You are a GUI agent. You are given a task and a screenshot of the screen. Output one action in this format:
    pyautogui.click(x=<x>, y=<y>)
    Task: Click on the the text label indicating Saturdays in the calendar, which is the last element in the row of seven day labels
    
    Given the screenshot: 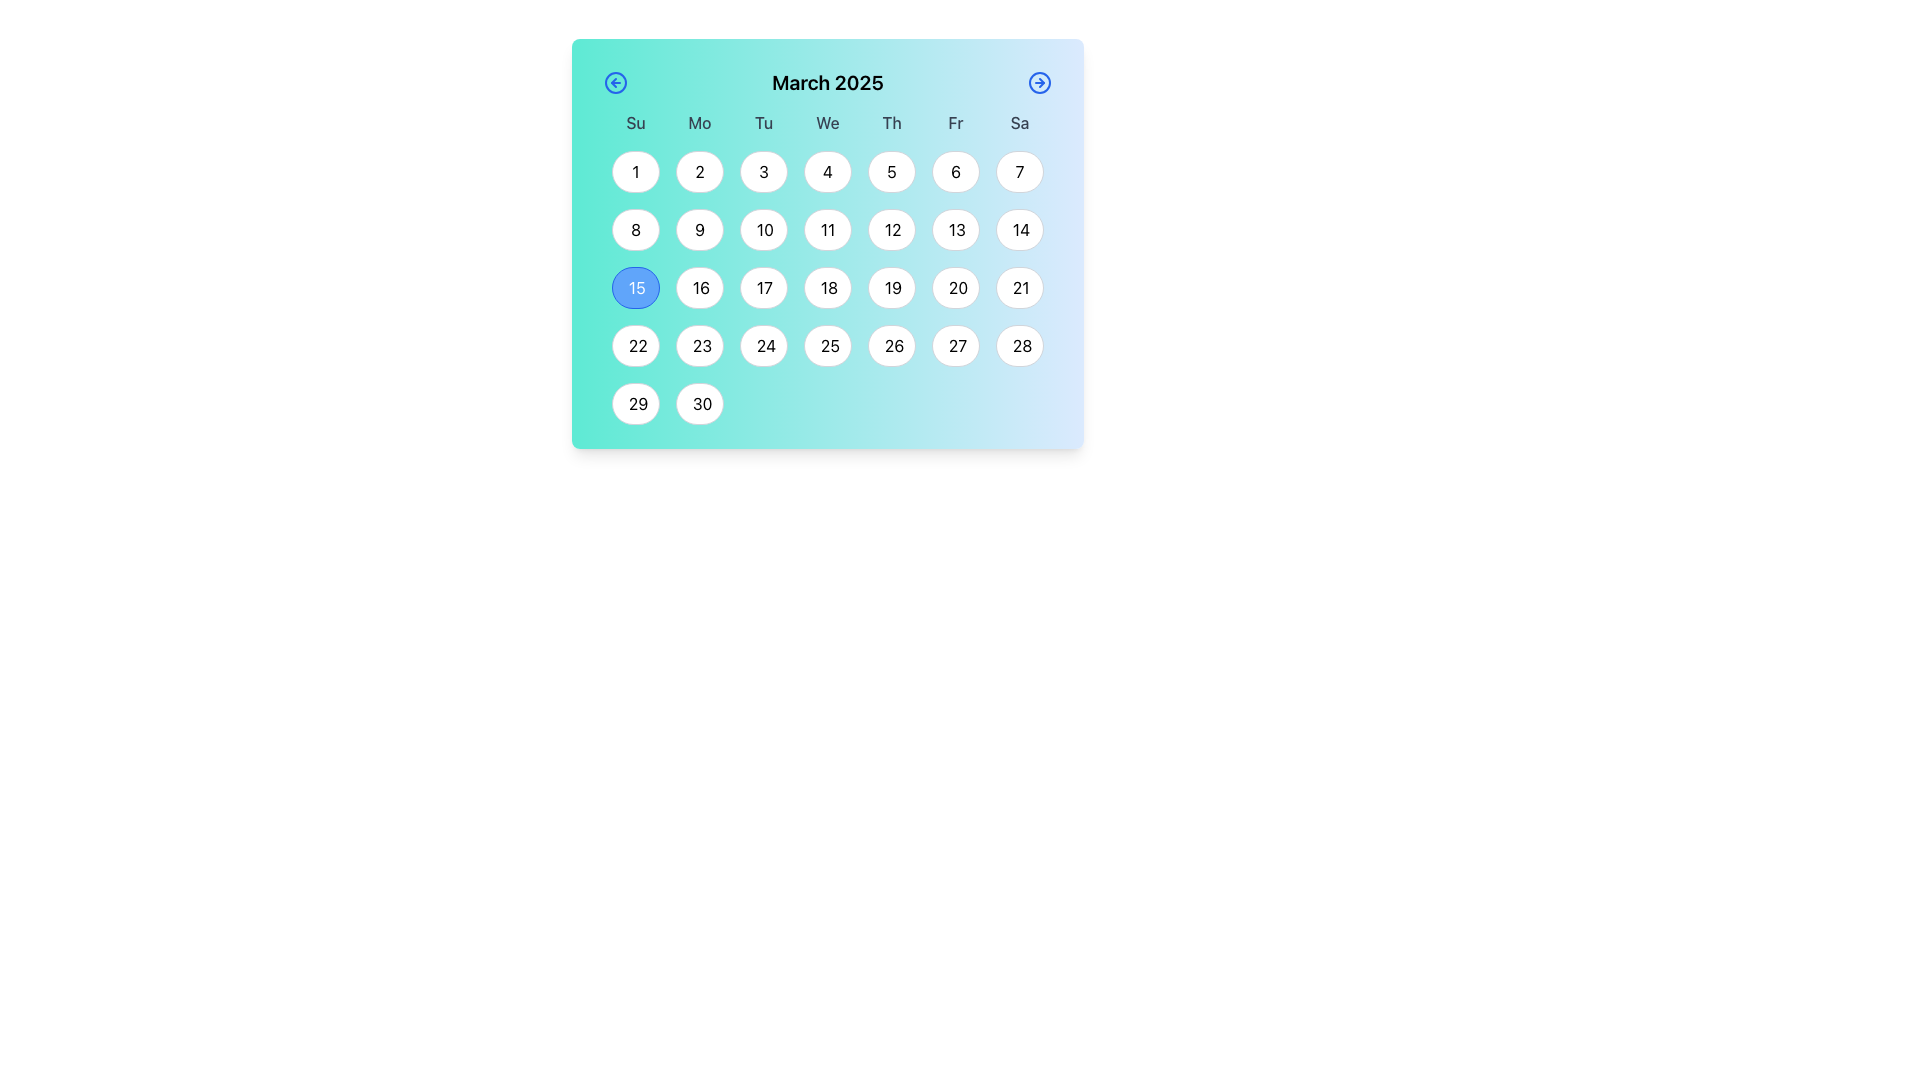 What is the action you would take?
    pyautogui.click(x=1019, y=123)
    